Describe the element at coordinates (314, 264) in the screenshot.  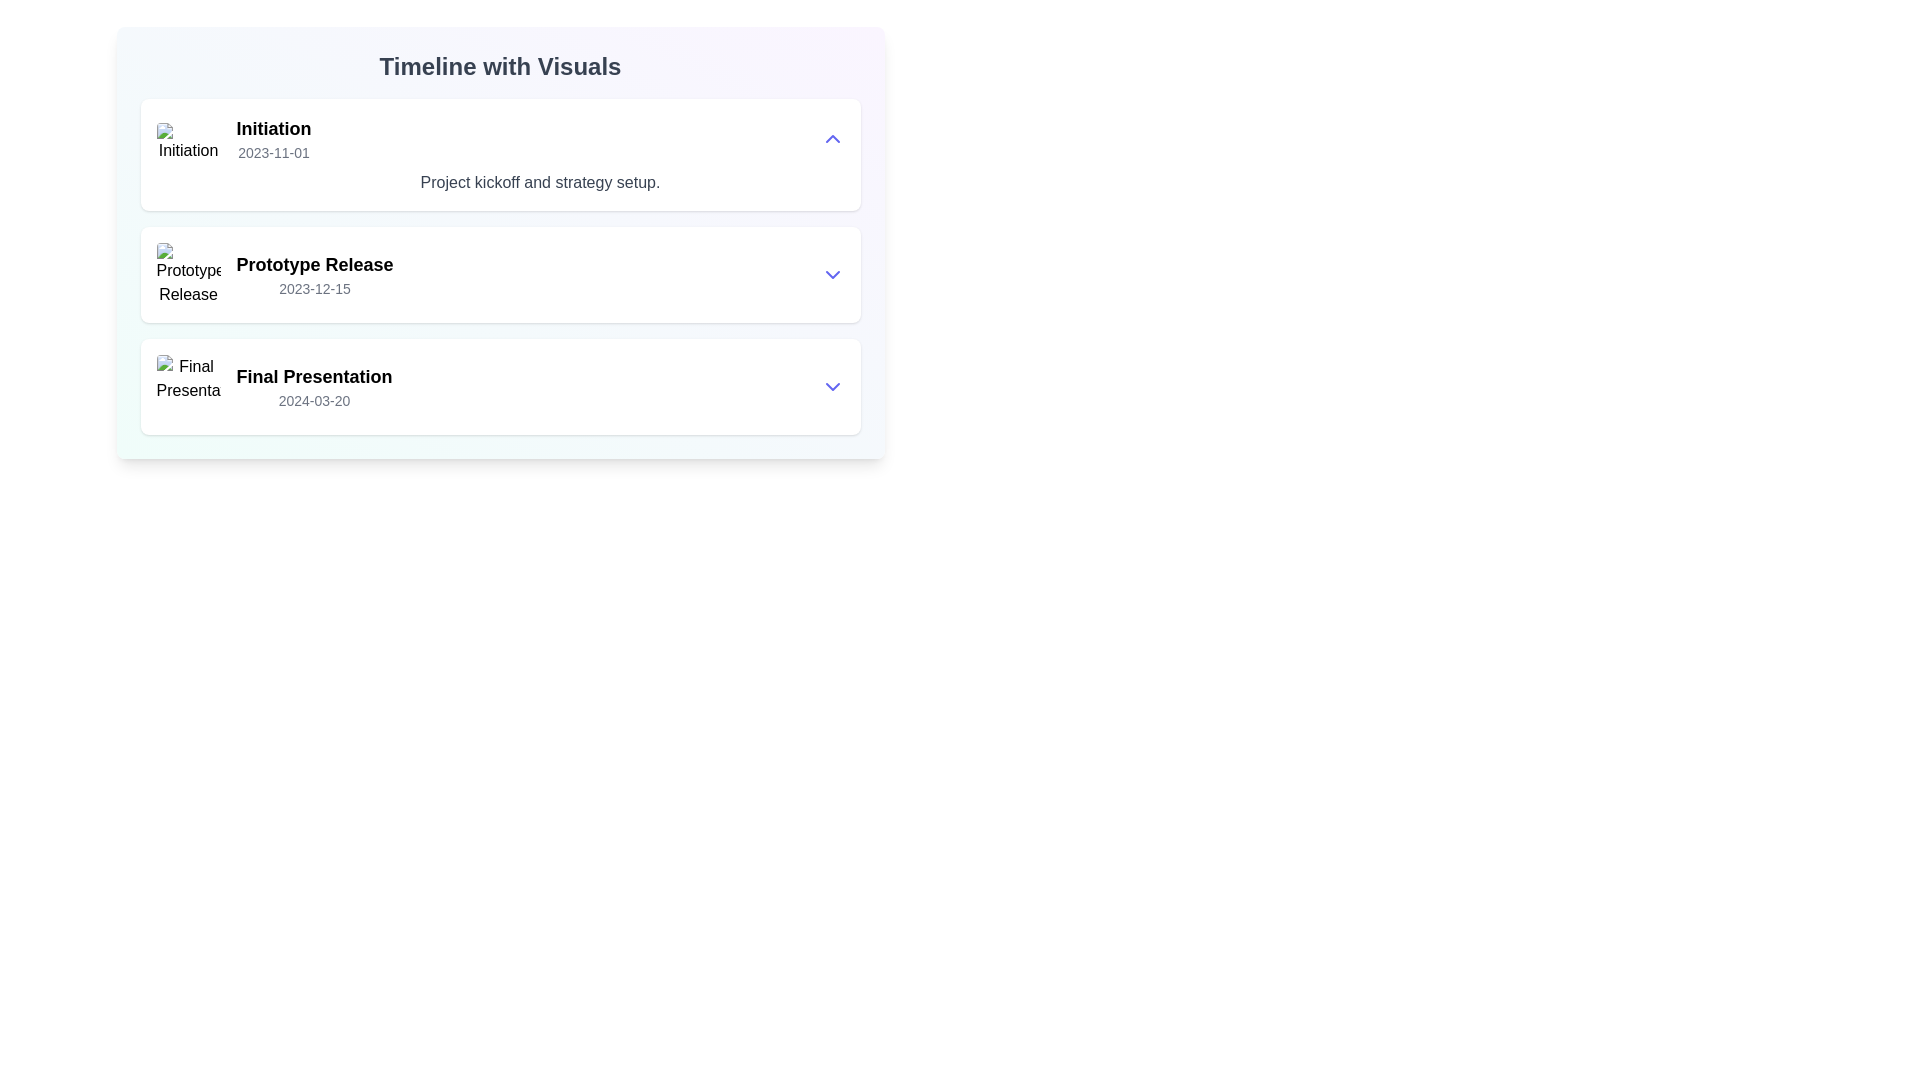
I see `the text label displaying 'Prototype Release', which is styled as a bold heading and centrally aligned within its timeline entry` at that location.